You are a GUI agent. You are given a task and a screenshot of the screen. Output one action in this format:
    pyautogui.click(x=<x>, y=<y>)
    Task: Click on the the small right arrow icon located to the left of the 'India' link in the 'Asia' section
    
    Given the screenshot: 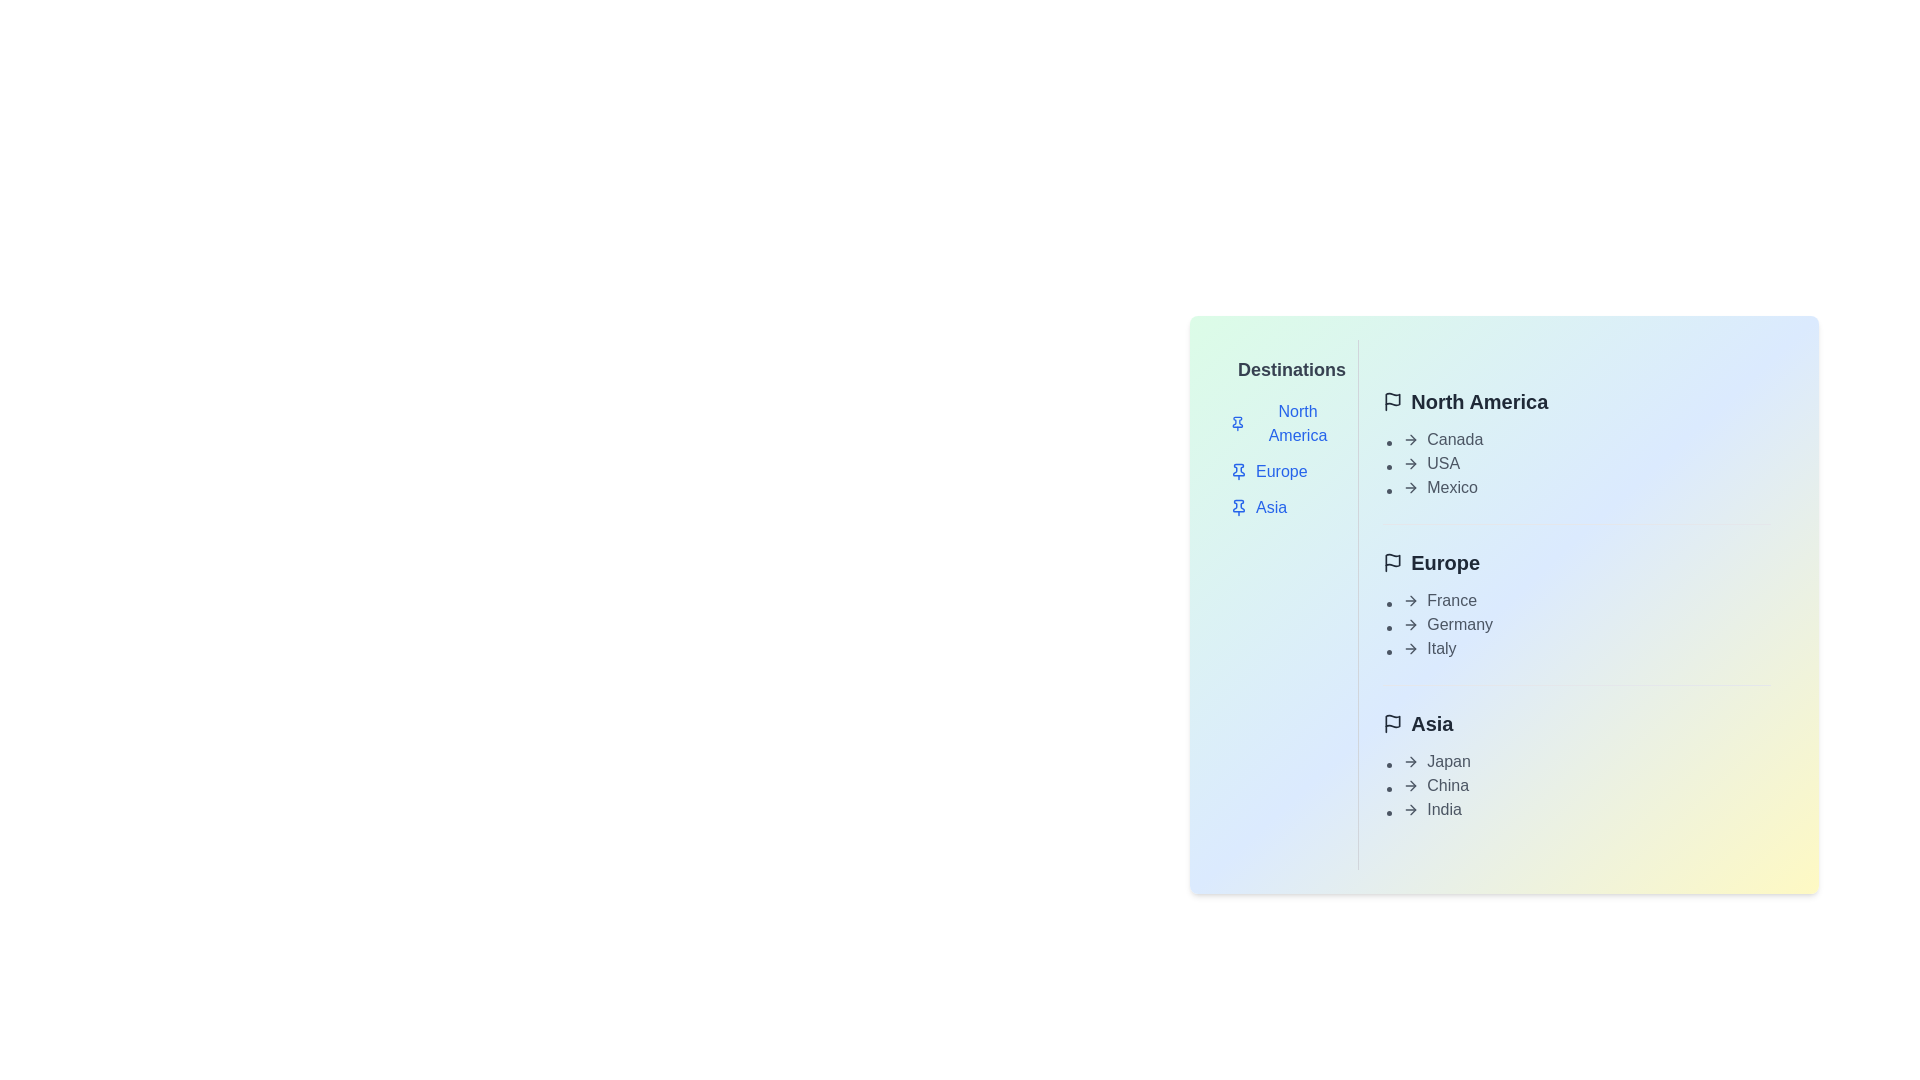 What is the action you would take?
    pyautogui.click(x=1410, y=810)
    